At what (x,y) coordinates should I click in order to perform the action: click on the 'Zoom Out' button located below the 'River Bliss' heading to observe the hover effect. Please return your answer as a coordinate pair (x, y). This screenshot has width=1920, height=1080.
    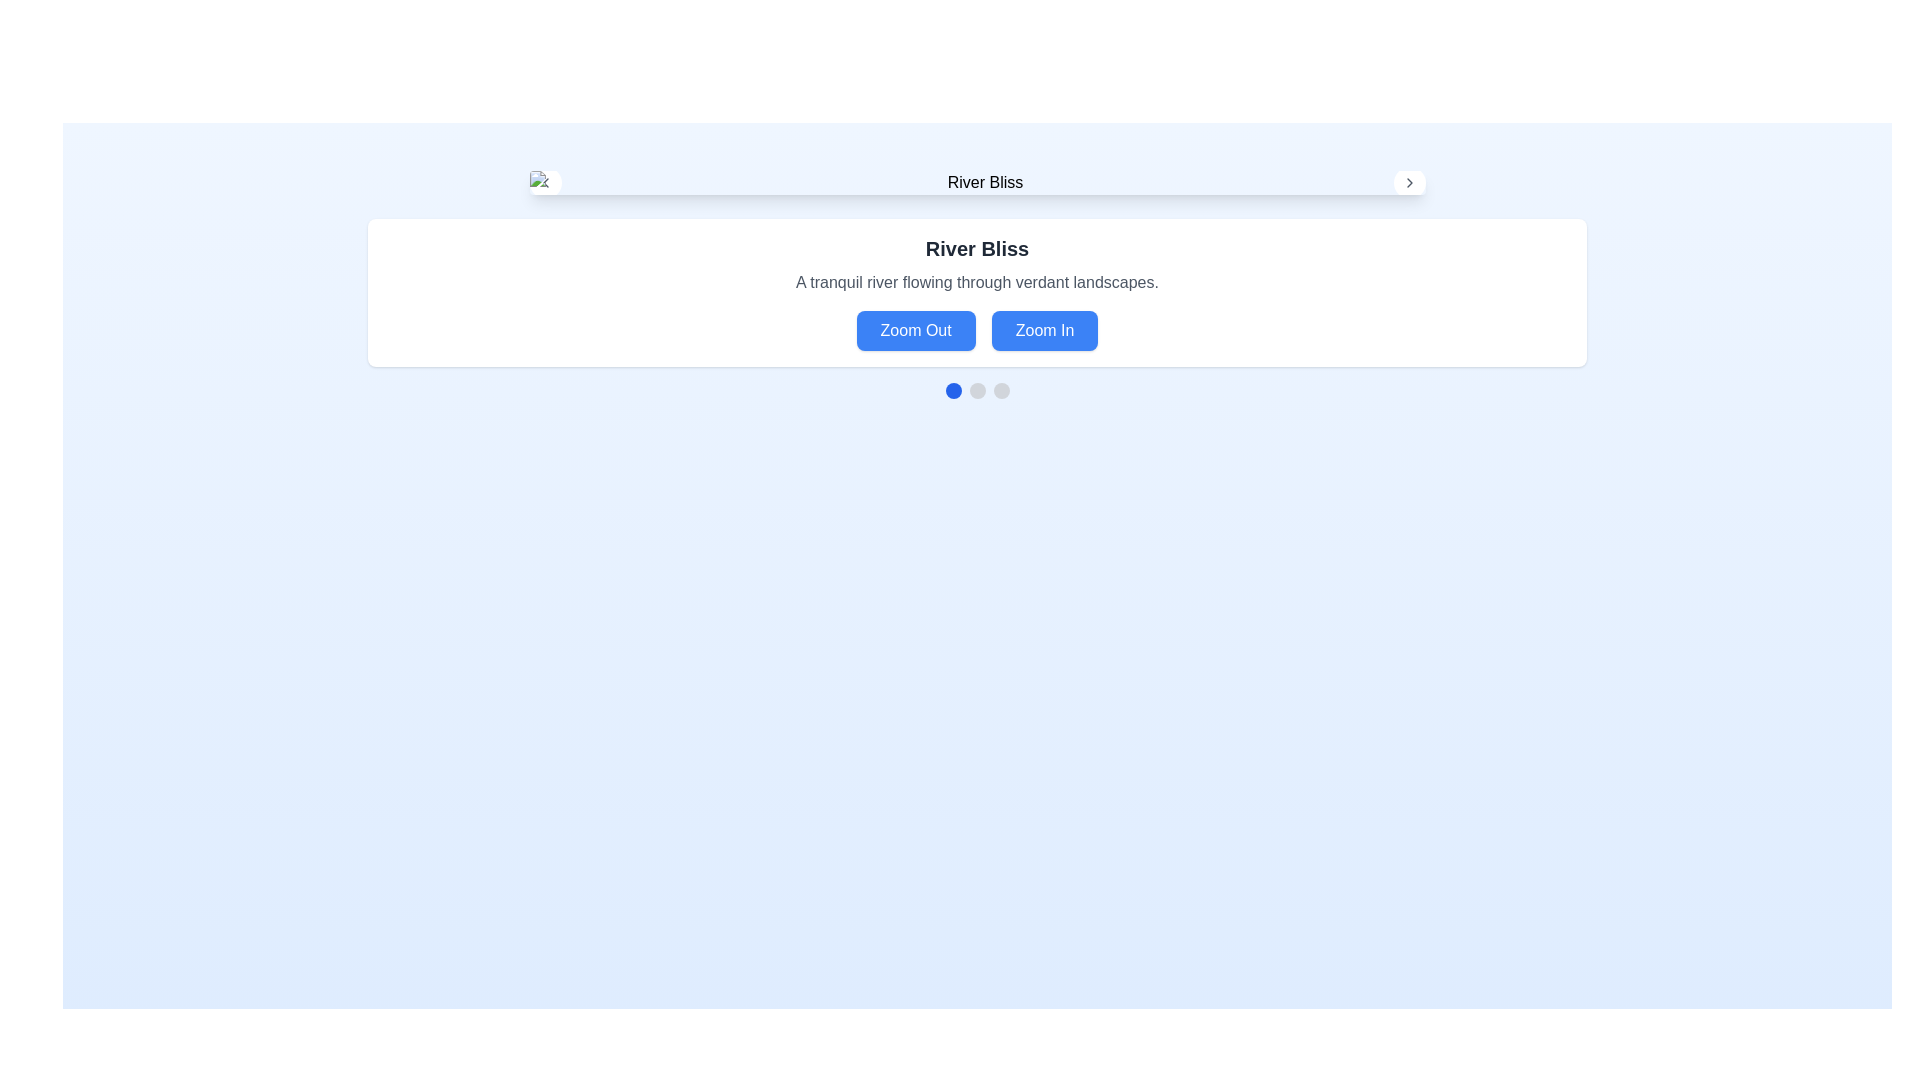
    Looking at the image, I should click on (915, 330).